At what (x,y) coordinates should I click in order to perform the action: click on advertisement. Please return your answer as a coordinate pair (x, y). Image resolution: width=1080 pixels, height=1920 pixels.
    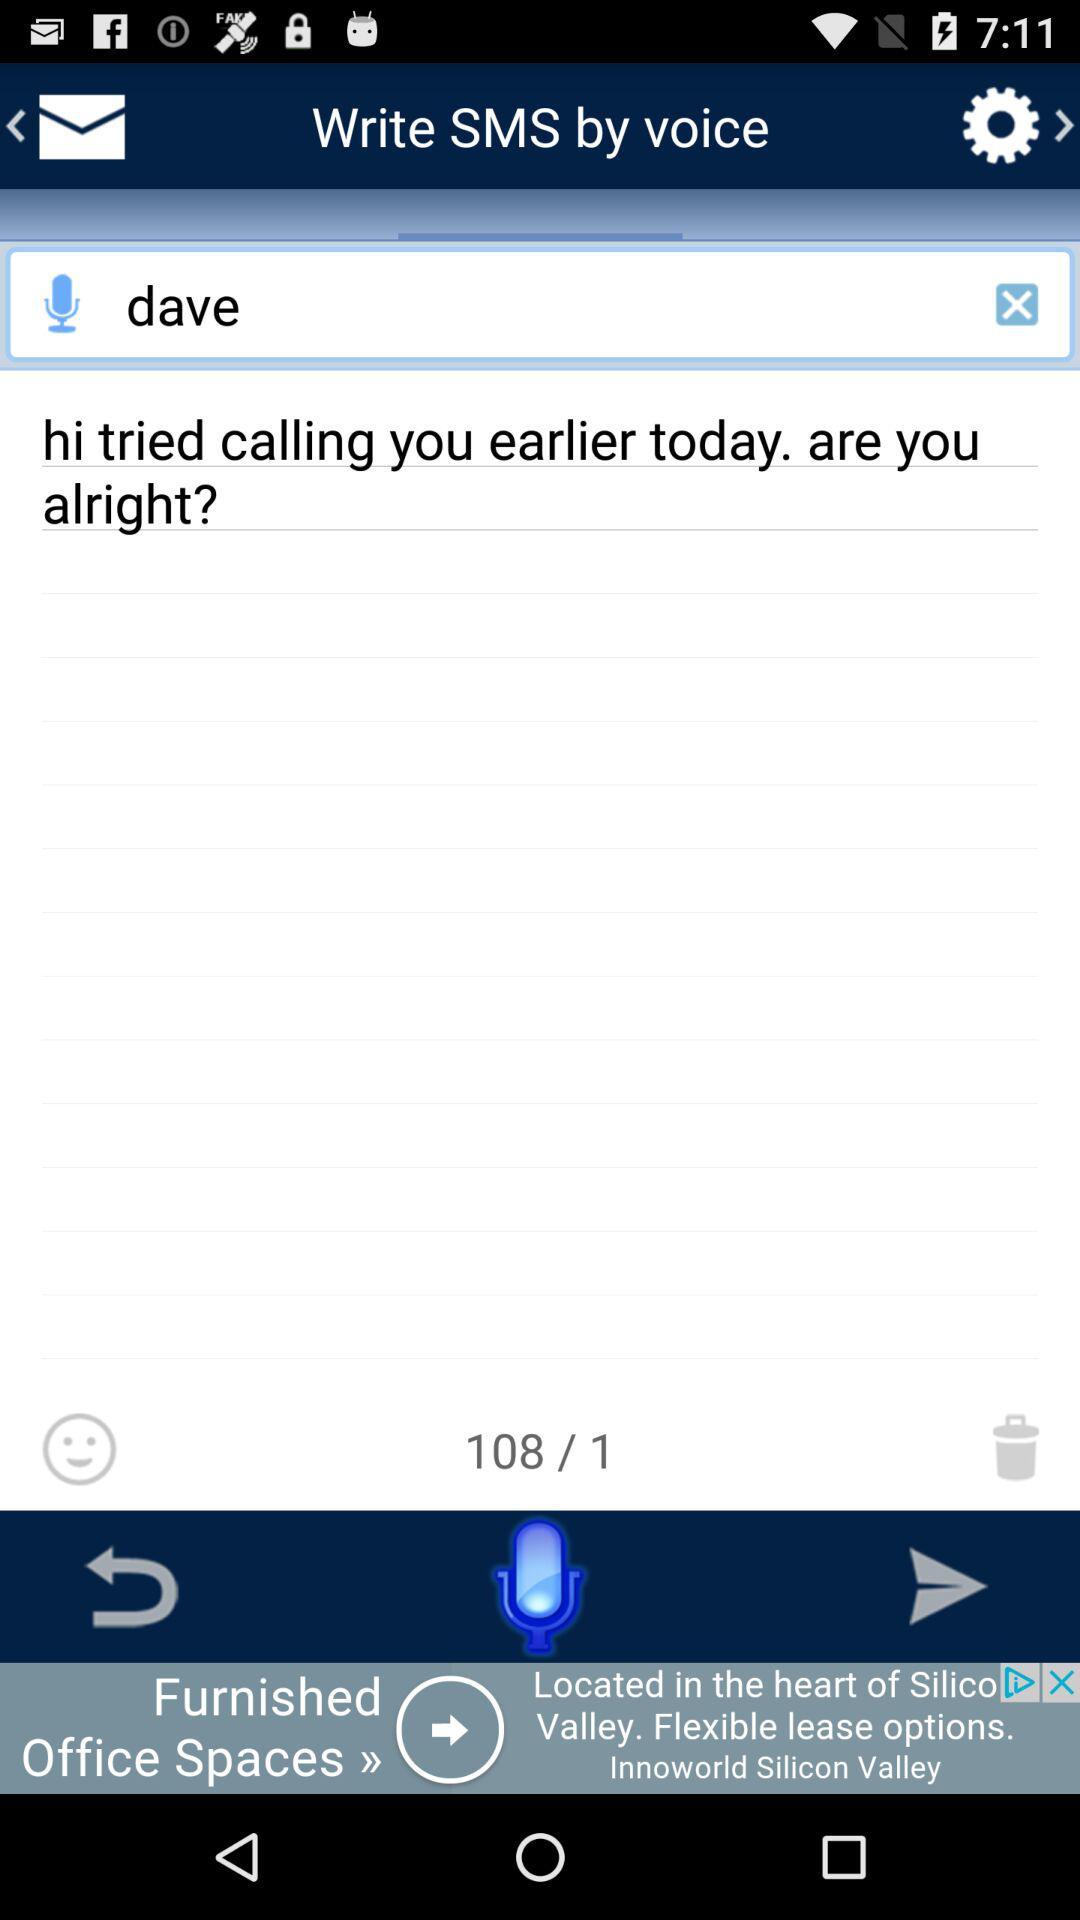
    Looking at the image, I should click on (540, 1727).